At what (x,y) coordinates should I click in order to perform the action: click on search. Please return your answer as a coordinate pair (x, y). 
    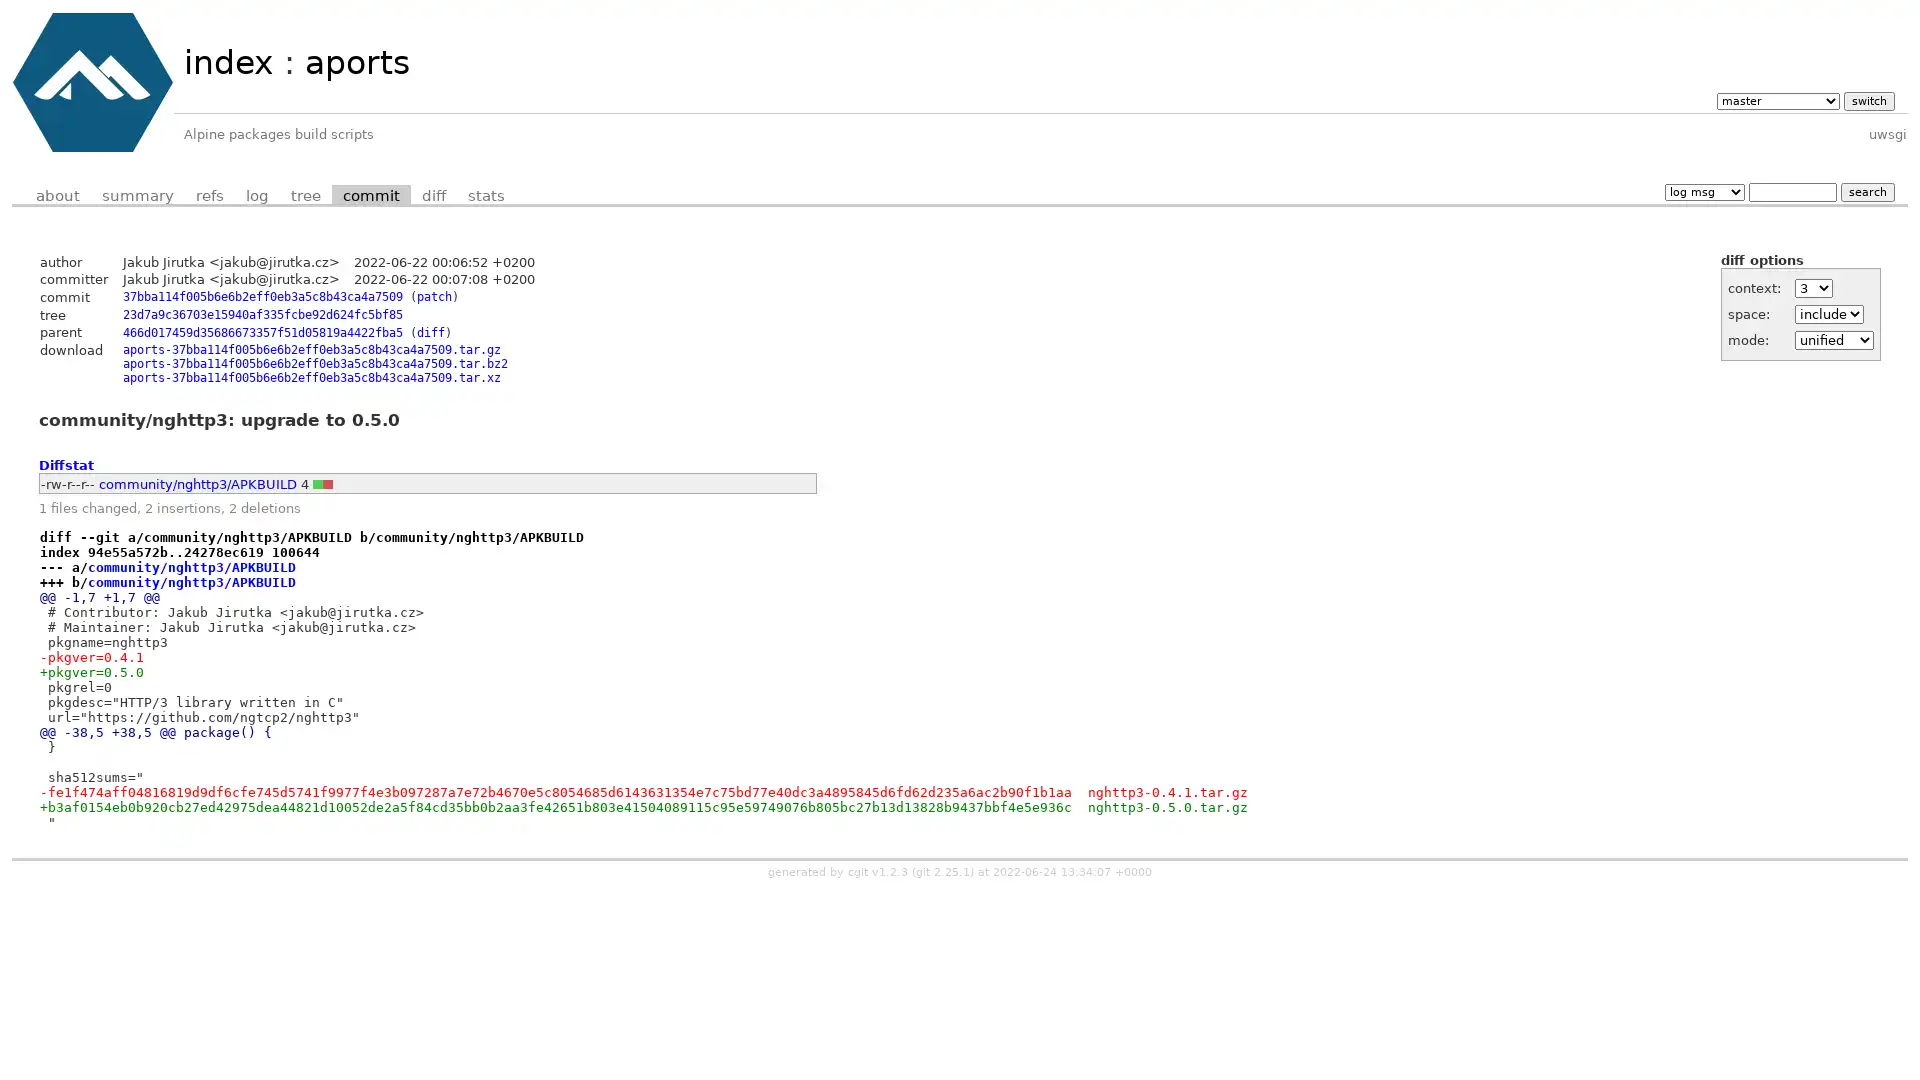
    Looking at the image, I should click on (1866, 191).